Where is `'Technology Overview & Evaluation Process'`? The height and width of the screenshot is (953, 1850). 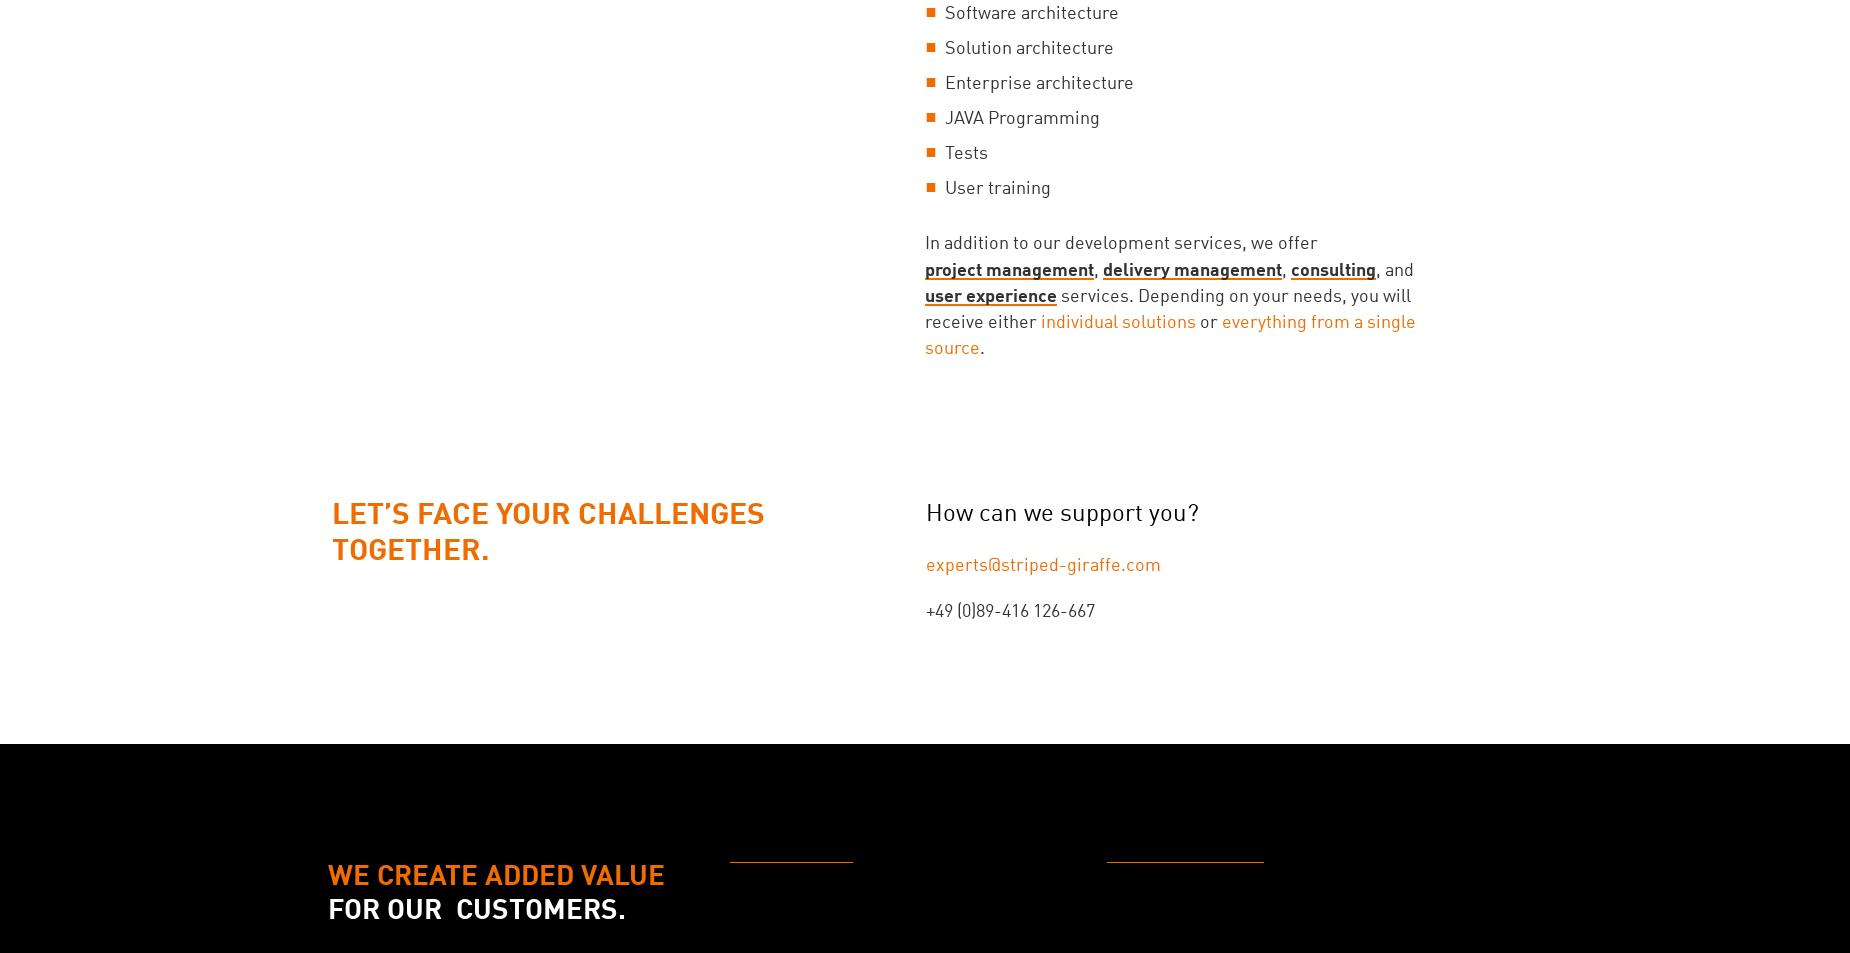 'Technology Overview & Evaluation Process' is located at coordinates (889, 918).